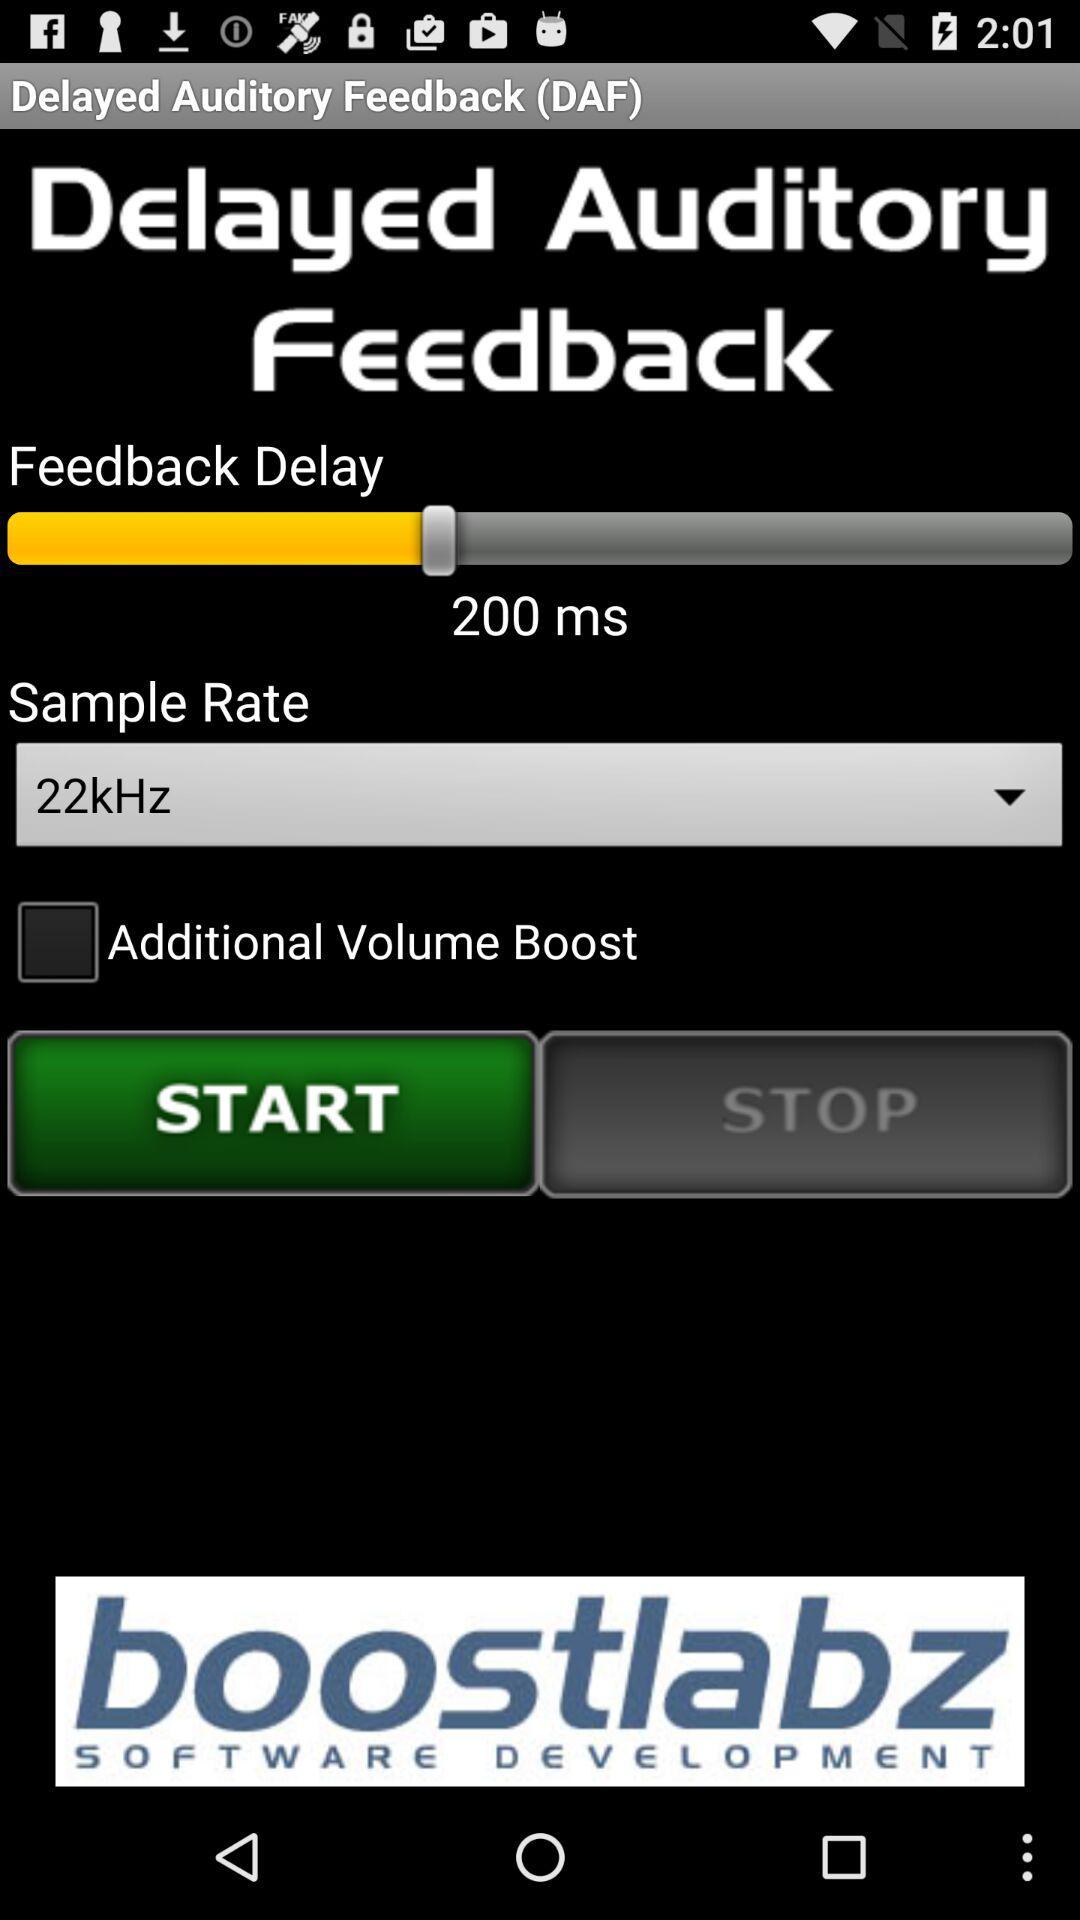 This screenshot has width=1080, height=1920. Describe the element at coordinates (805, 1113) in the screenshot. I see `item below the additional volume boost` at that location.